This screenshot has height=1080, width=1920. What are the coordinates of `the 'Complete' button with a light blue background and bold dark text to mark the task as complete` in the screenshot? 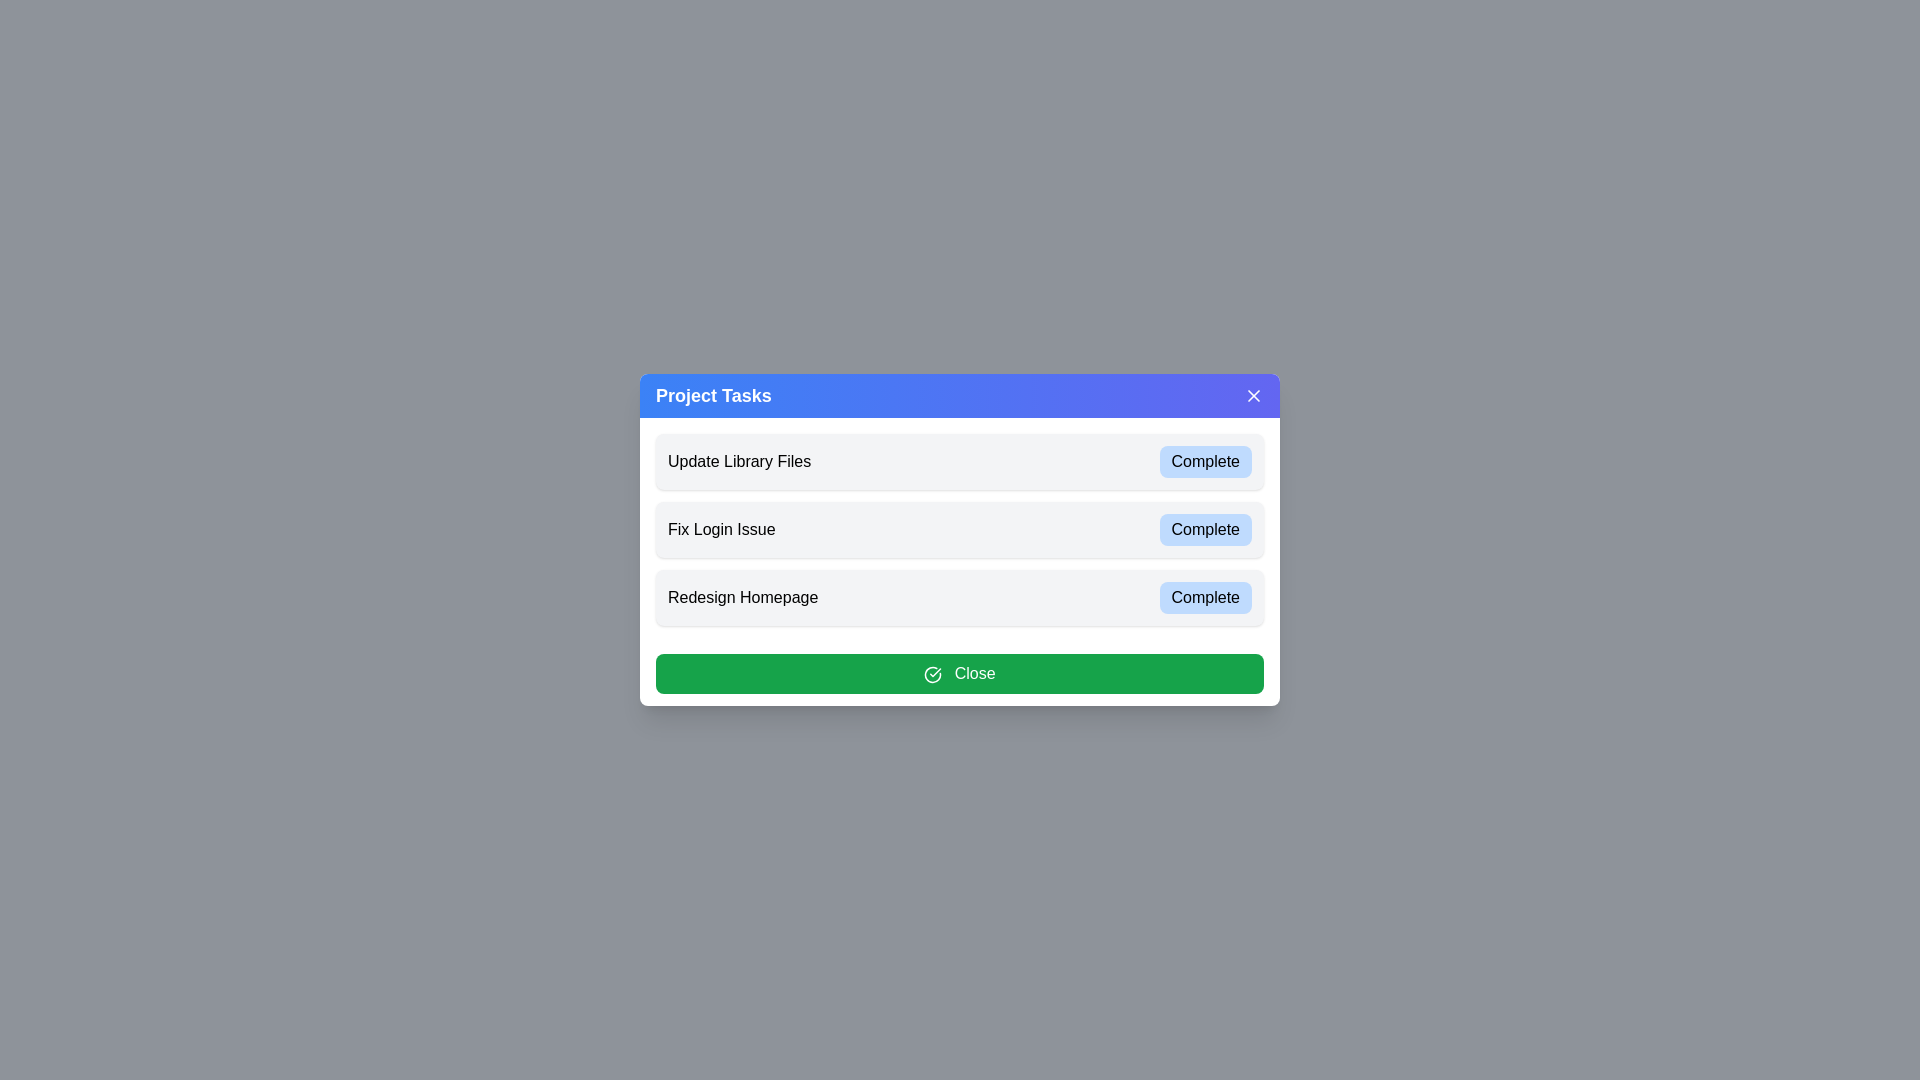 It's located at (1204, 462).